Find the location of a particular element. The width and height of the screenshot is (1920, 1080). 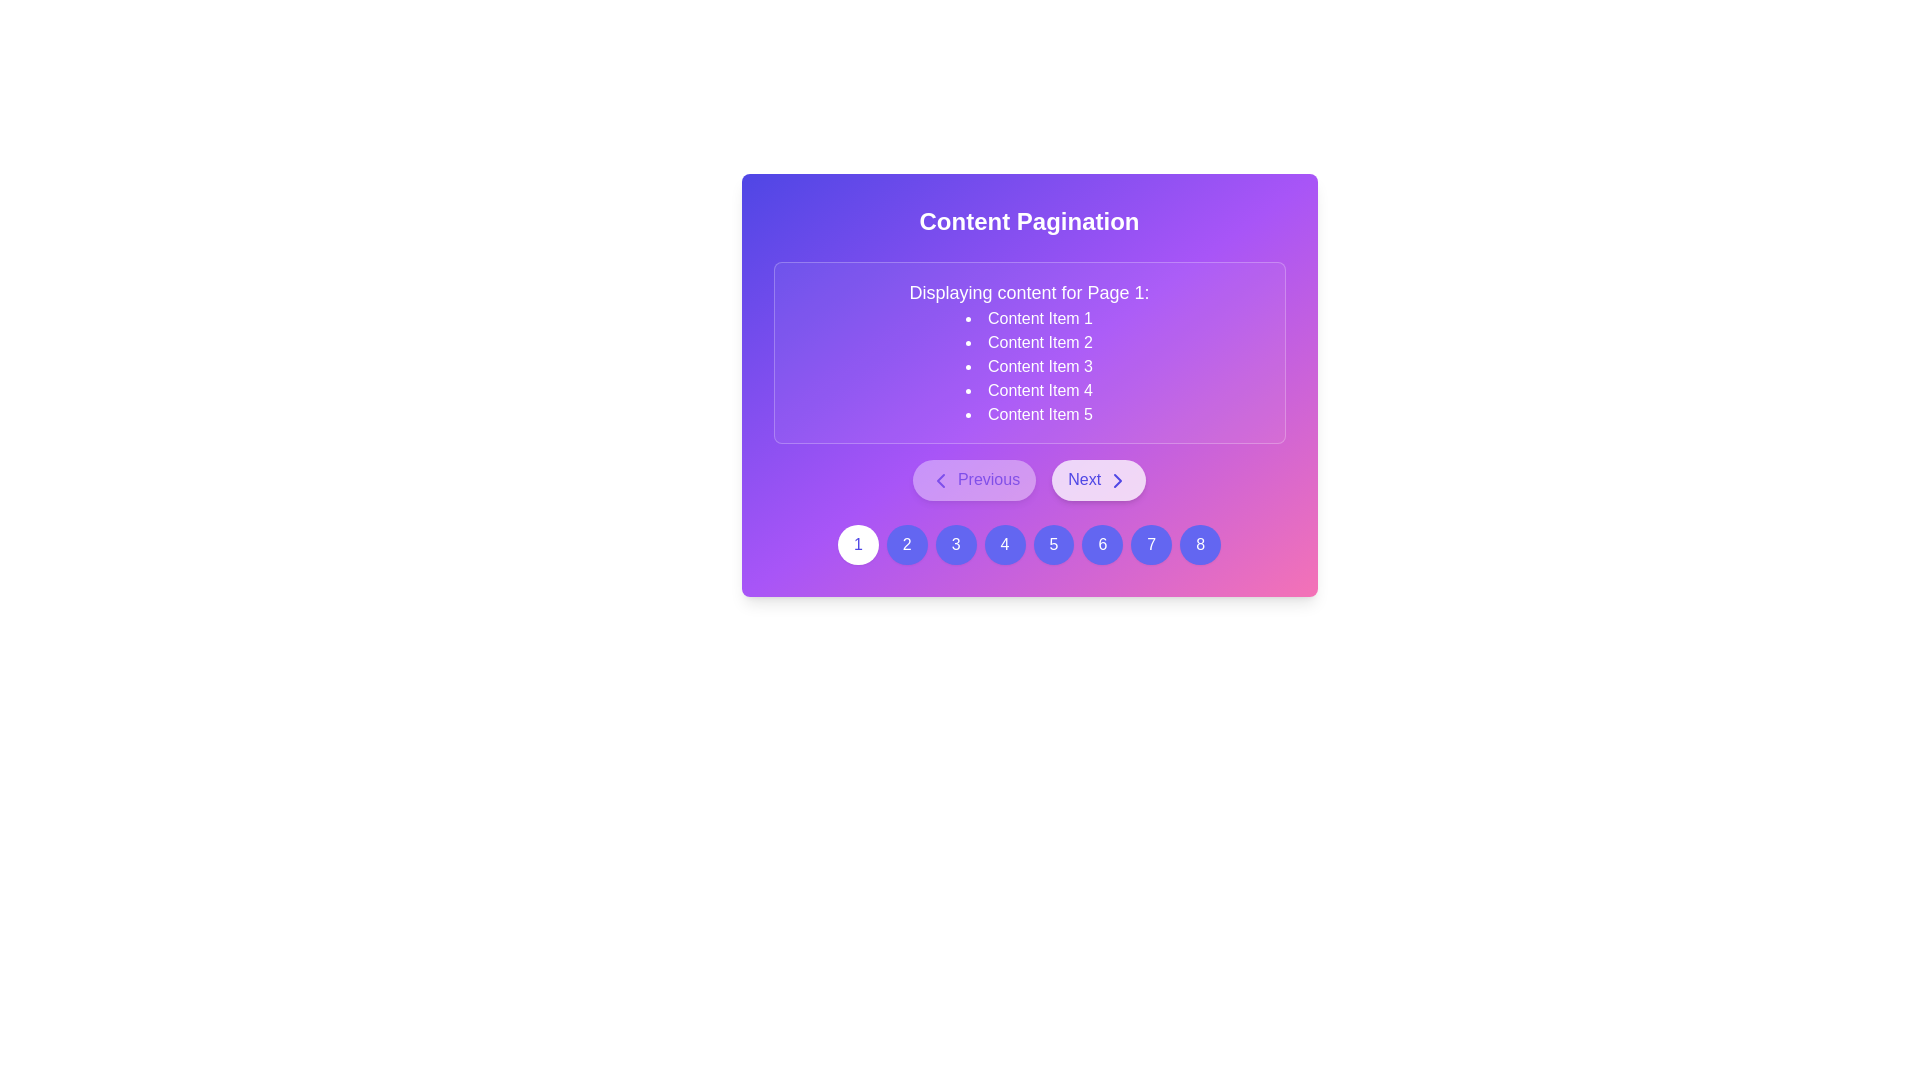

the navigation icon located at the far left inside the 'Previous' button, which precedes the text label 'Previous' is located at coordinates (940, 480).